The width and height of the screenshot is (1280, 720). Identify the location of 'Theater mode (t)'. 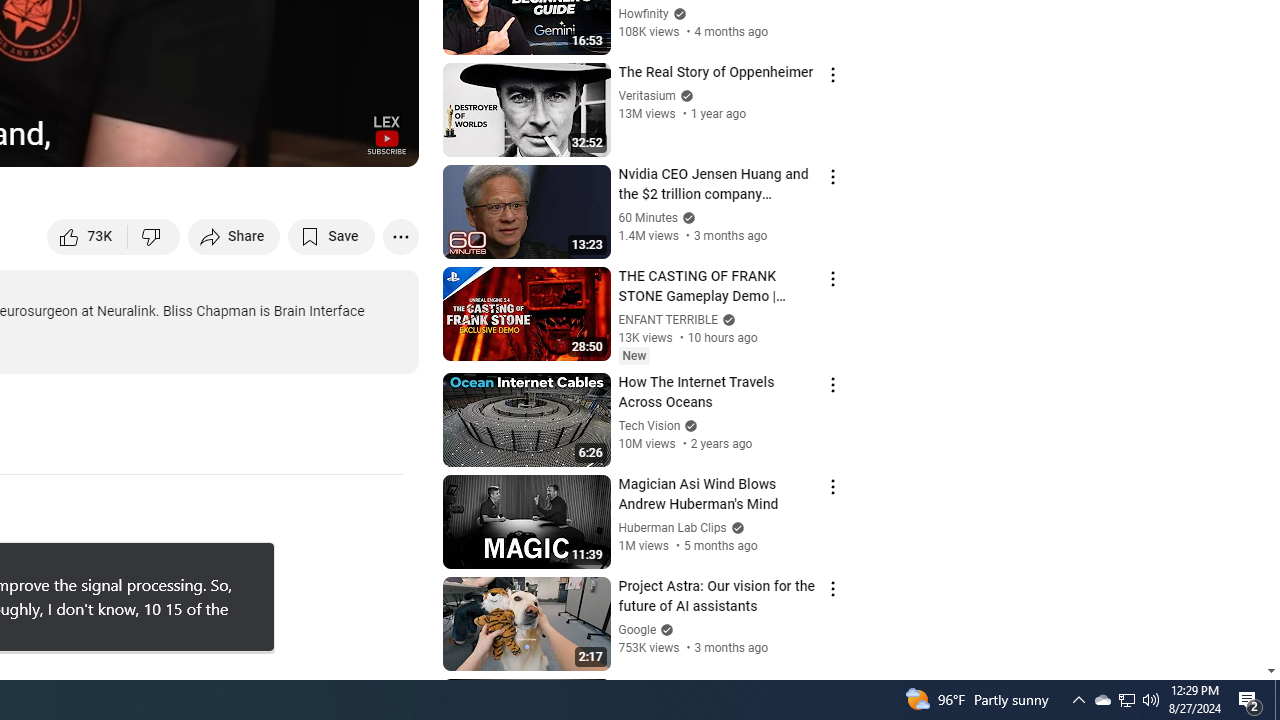
(334, 141).